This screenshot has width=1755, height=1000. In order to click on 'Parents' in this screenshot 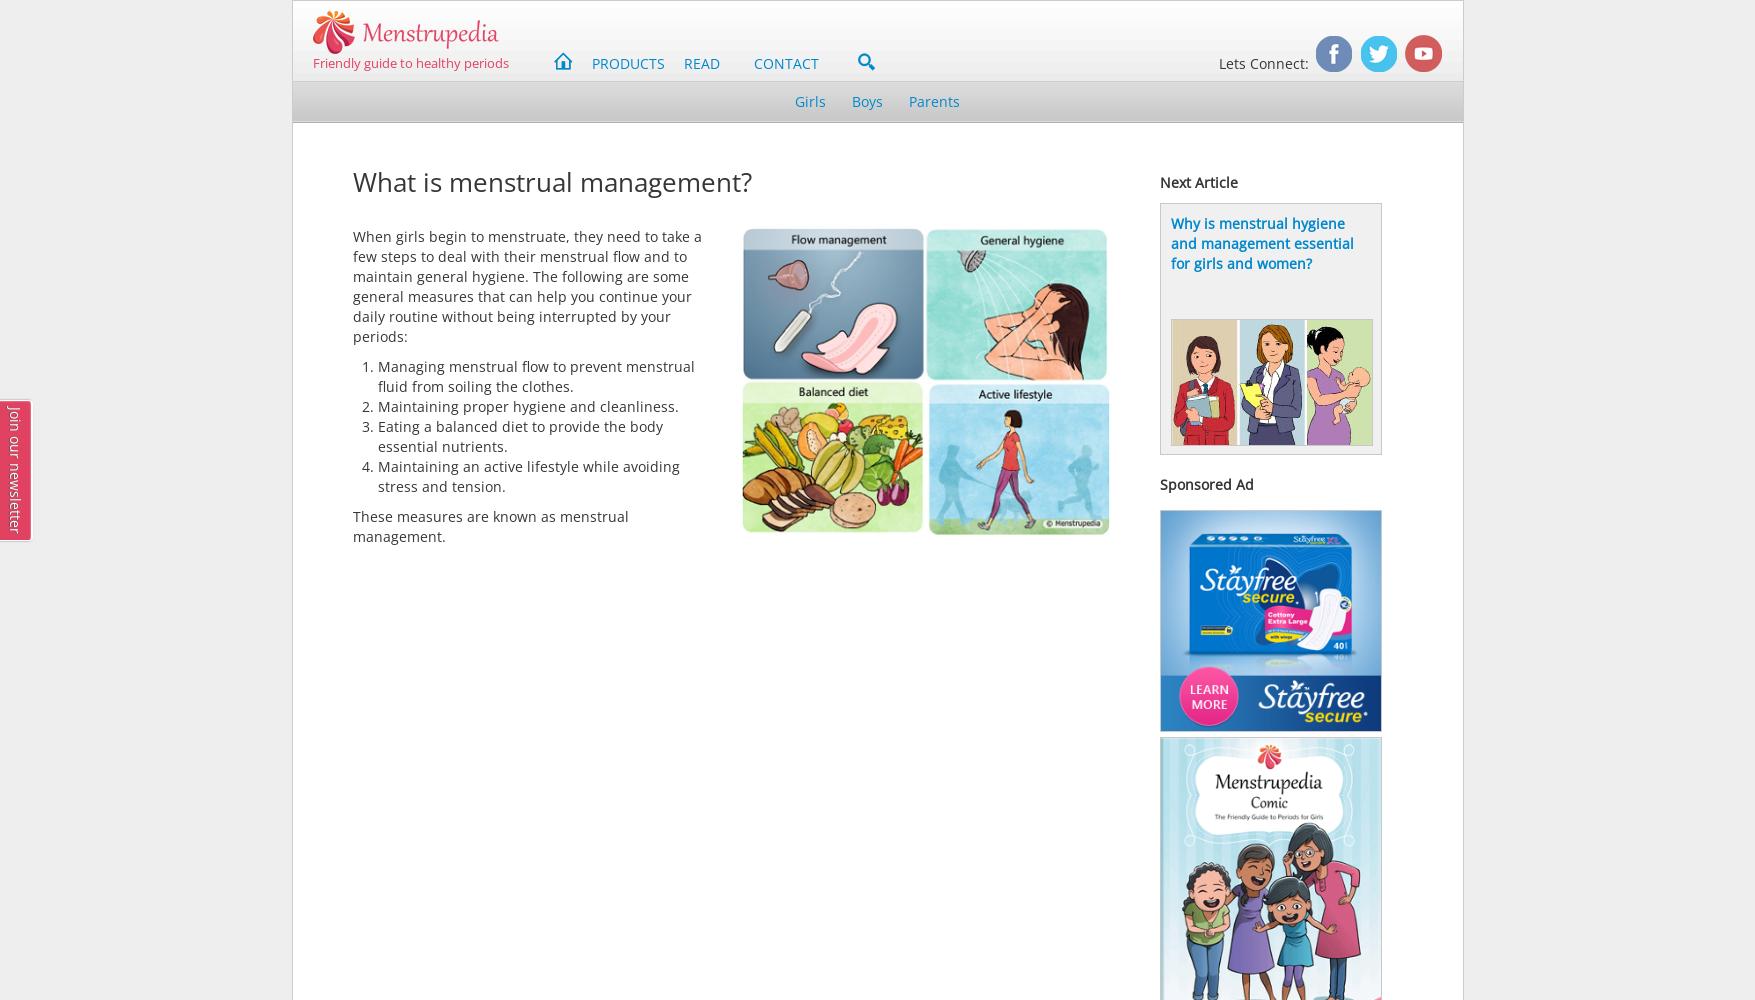, I will do `click(933, 100)`.